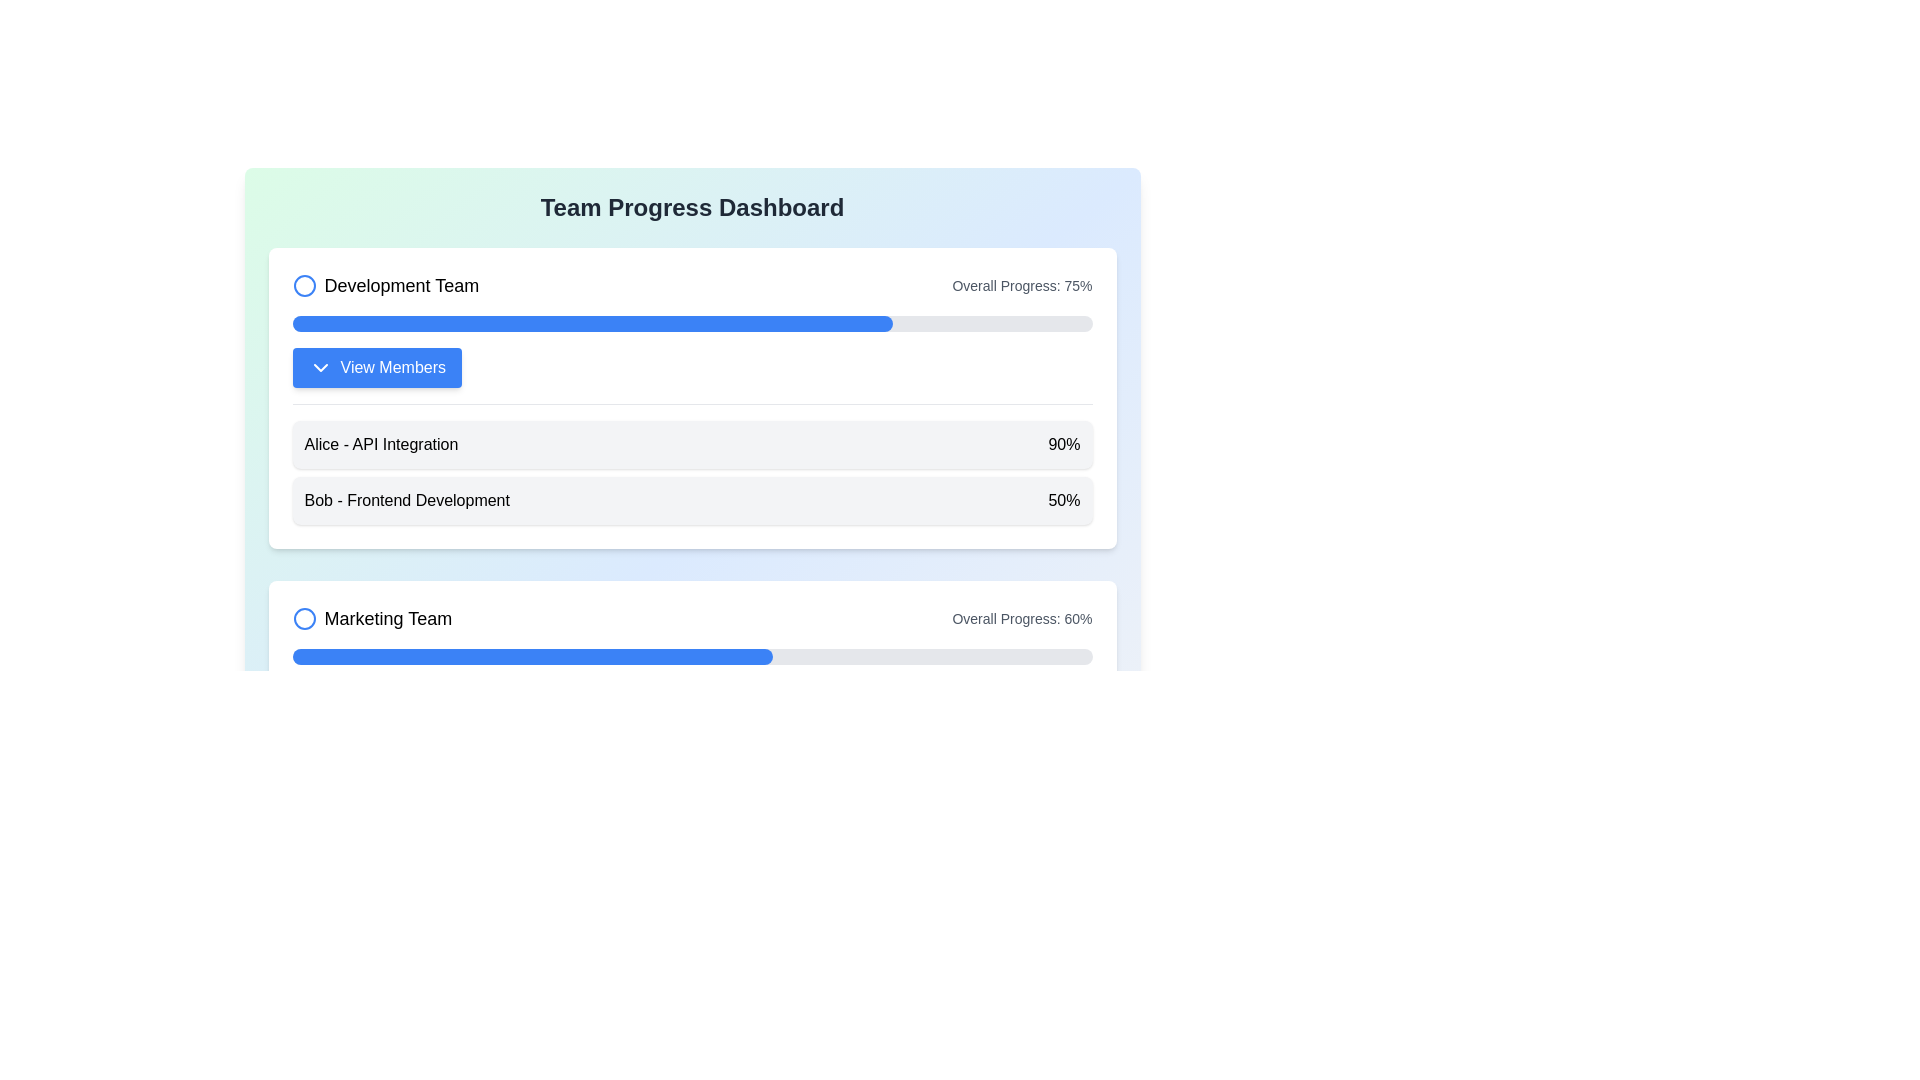 This screenshot has width=1920, height=1080. What do you see at coordinates (532, 656) in the screenshot?
I see `the visual representation of the Progress bar indicating the completion percentage of the 'Marketing Team' task, located below the 'Marketing Team' heading` at bounding box center [532, 656].